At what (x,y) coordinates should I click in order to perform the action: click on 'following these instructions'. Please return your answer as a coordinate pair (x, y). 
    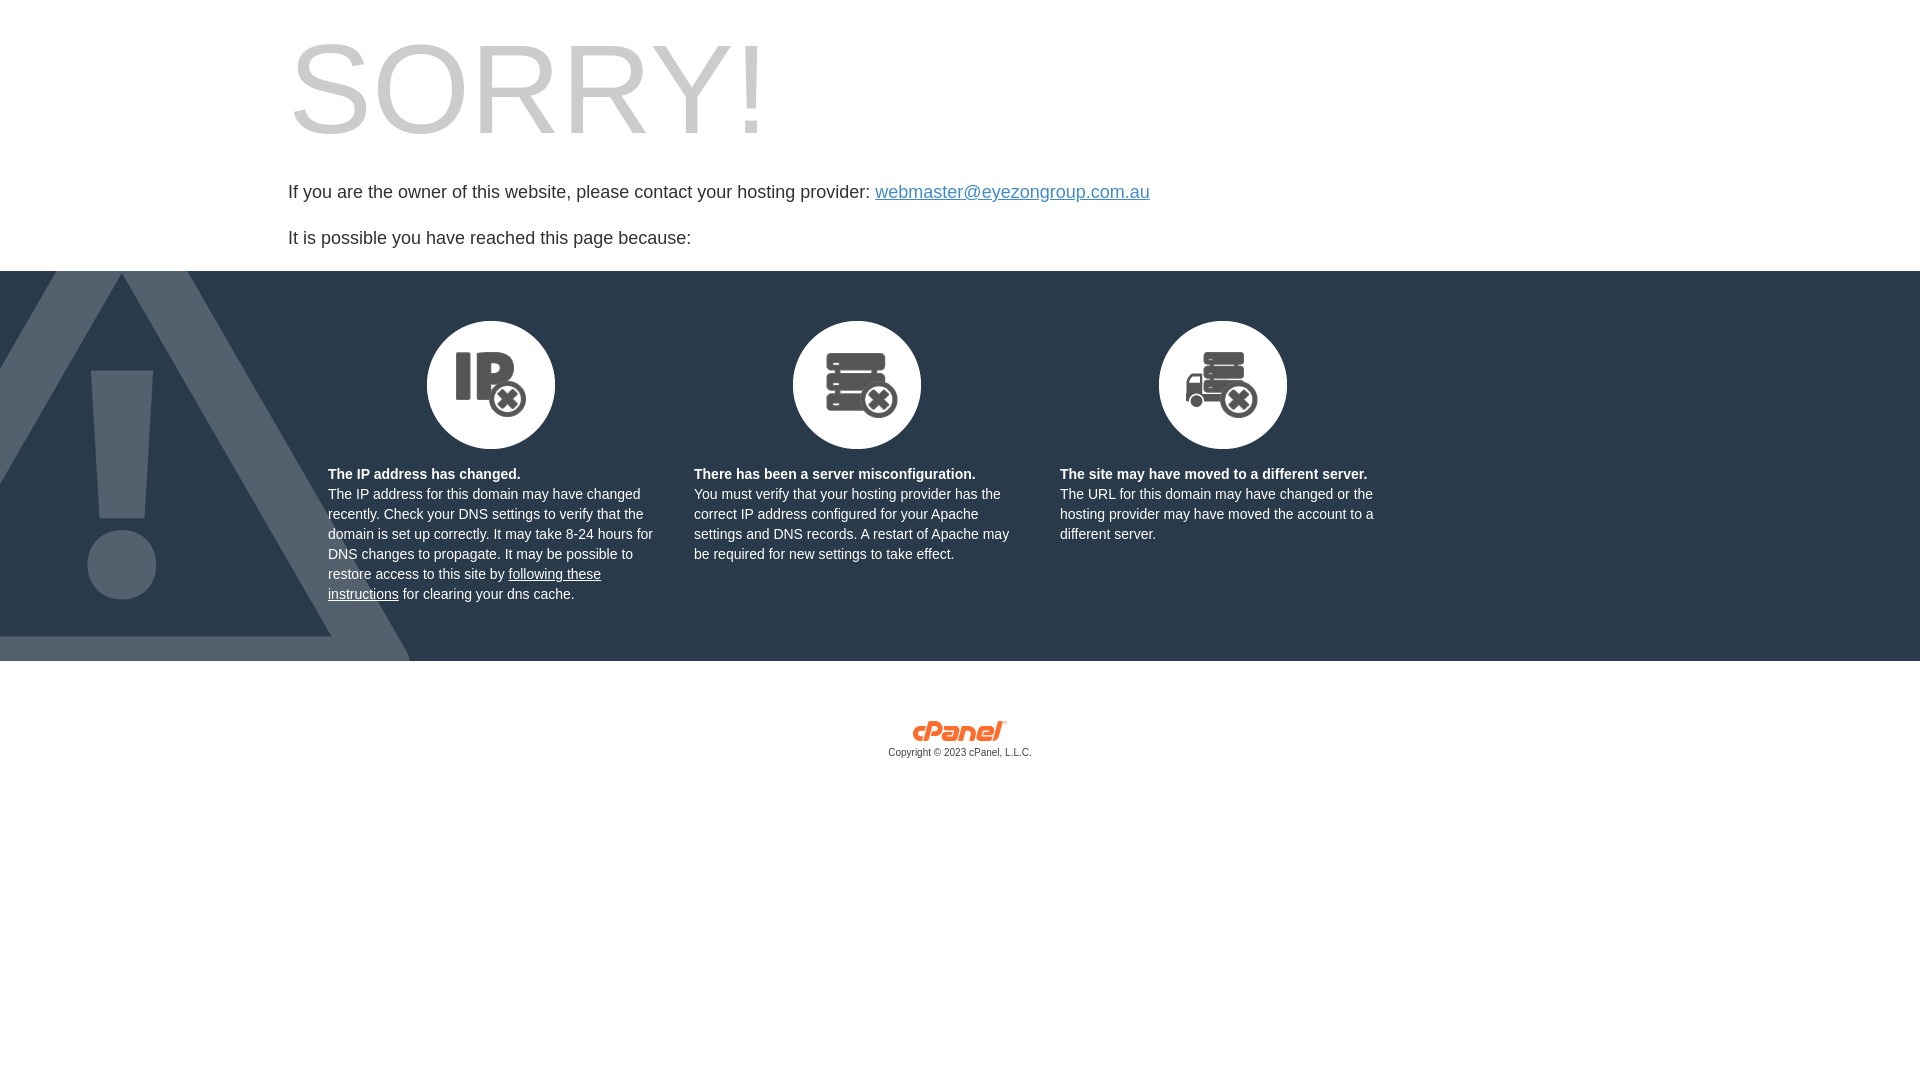
    Looking at the image, I should click on (463, 583).